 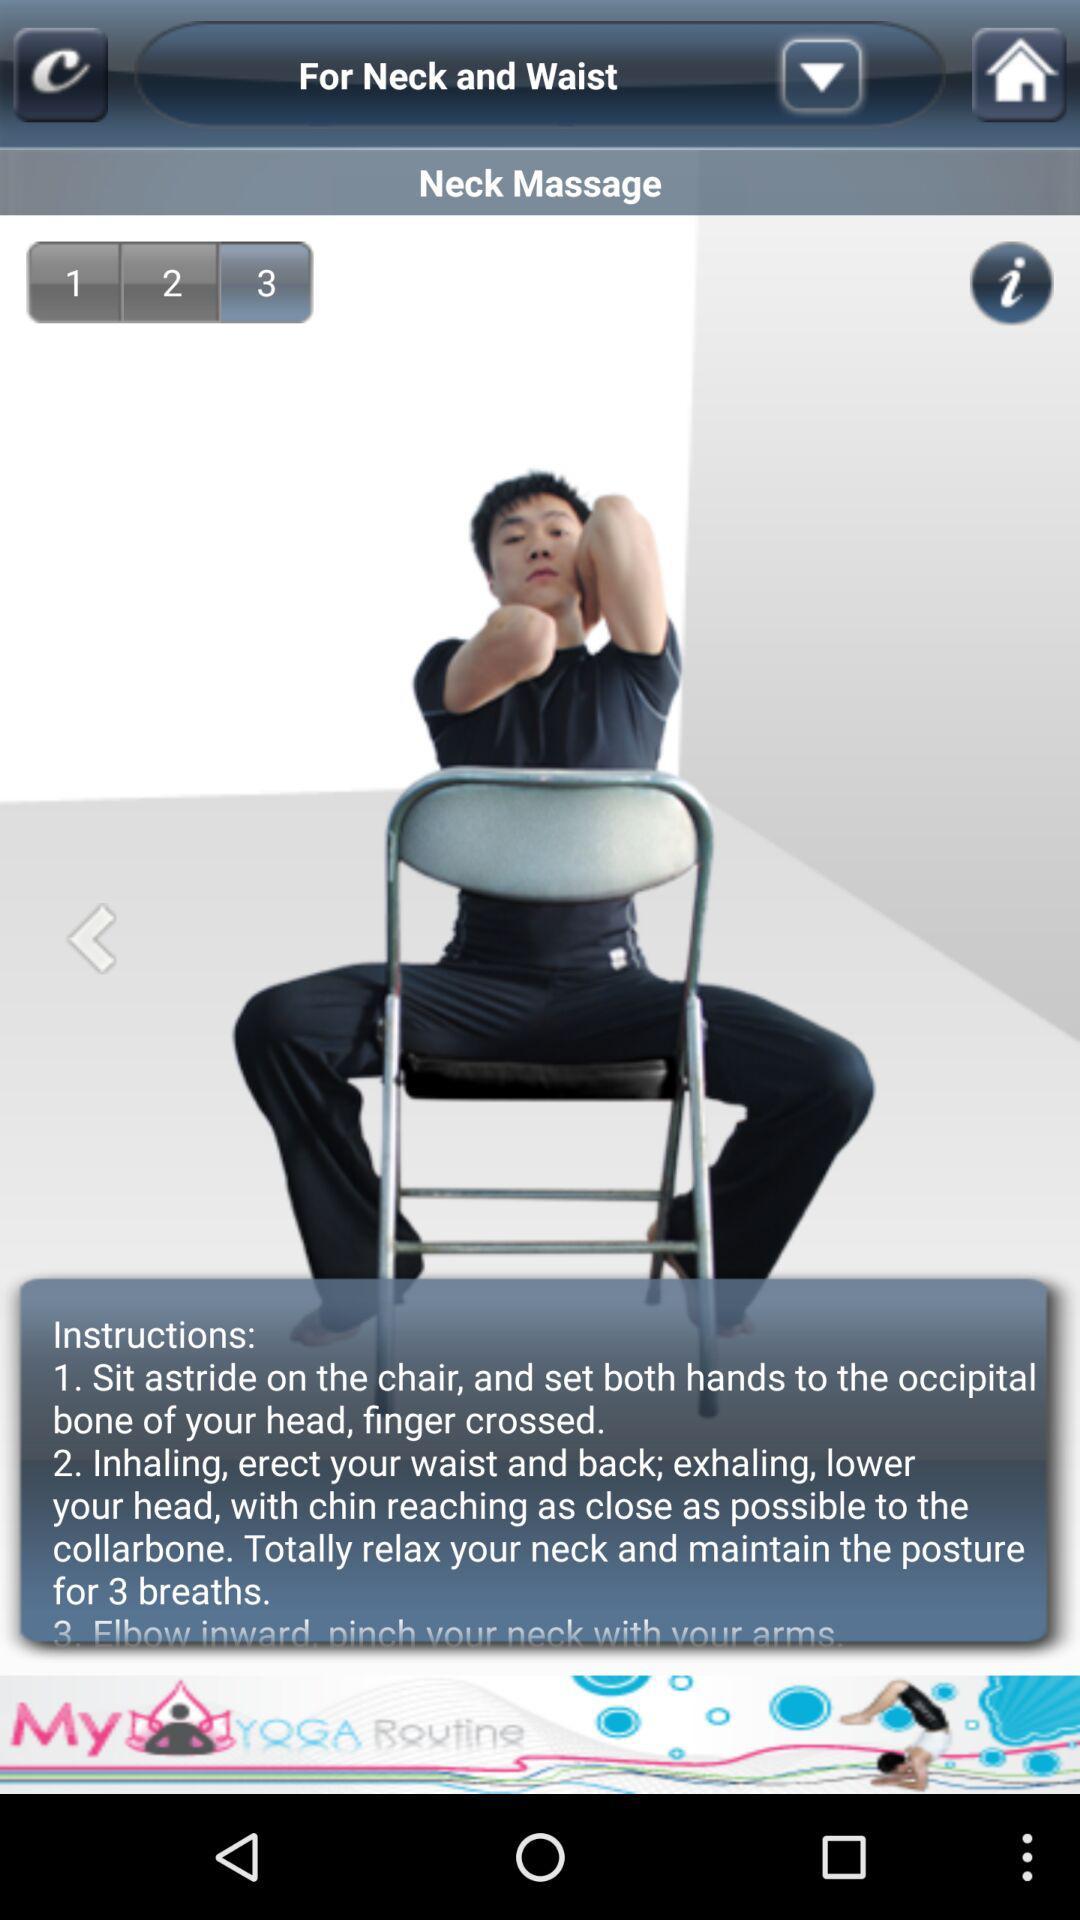 What do you see at coordinates (1019, 75) in the screenshot?
I see `home` at bounding box center [1019, 75].